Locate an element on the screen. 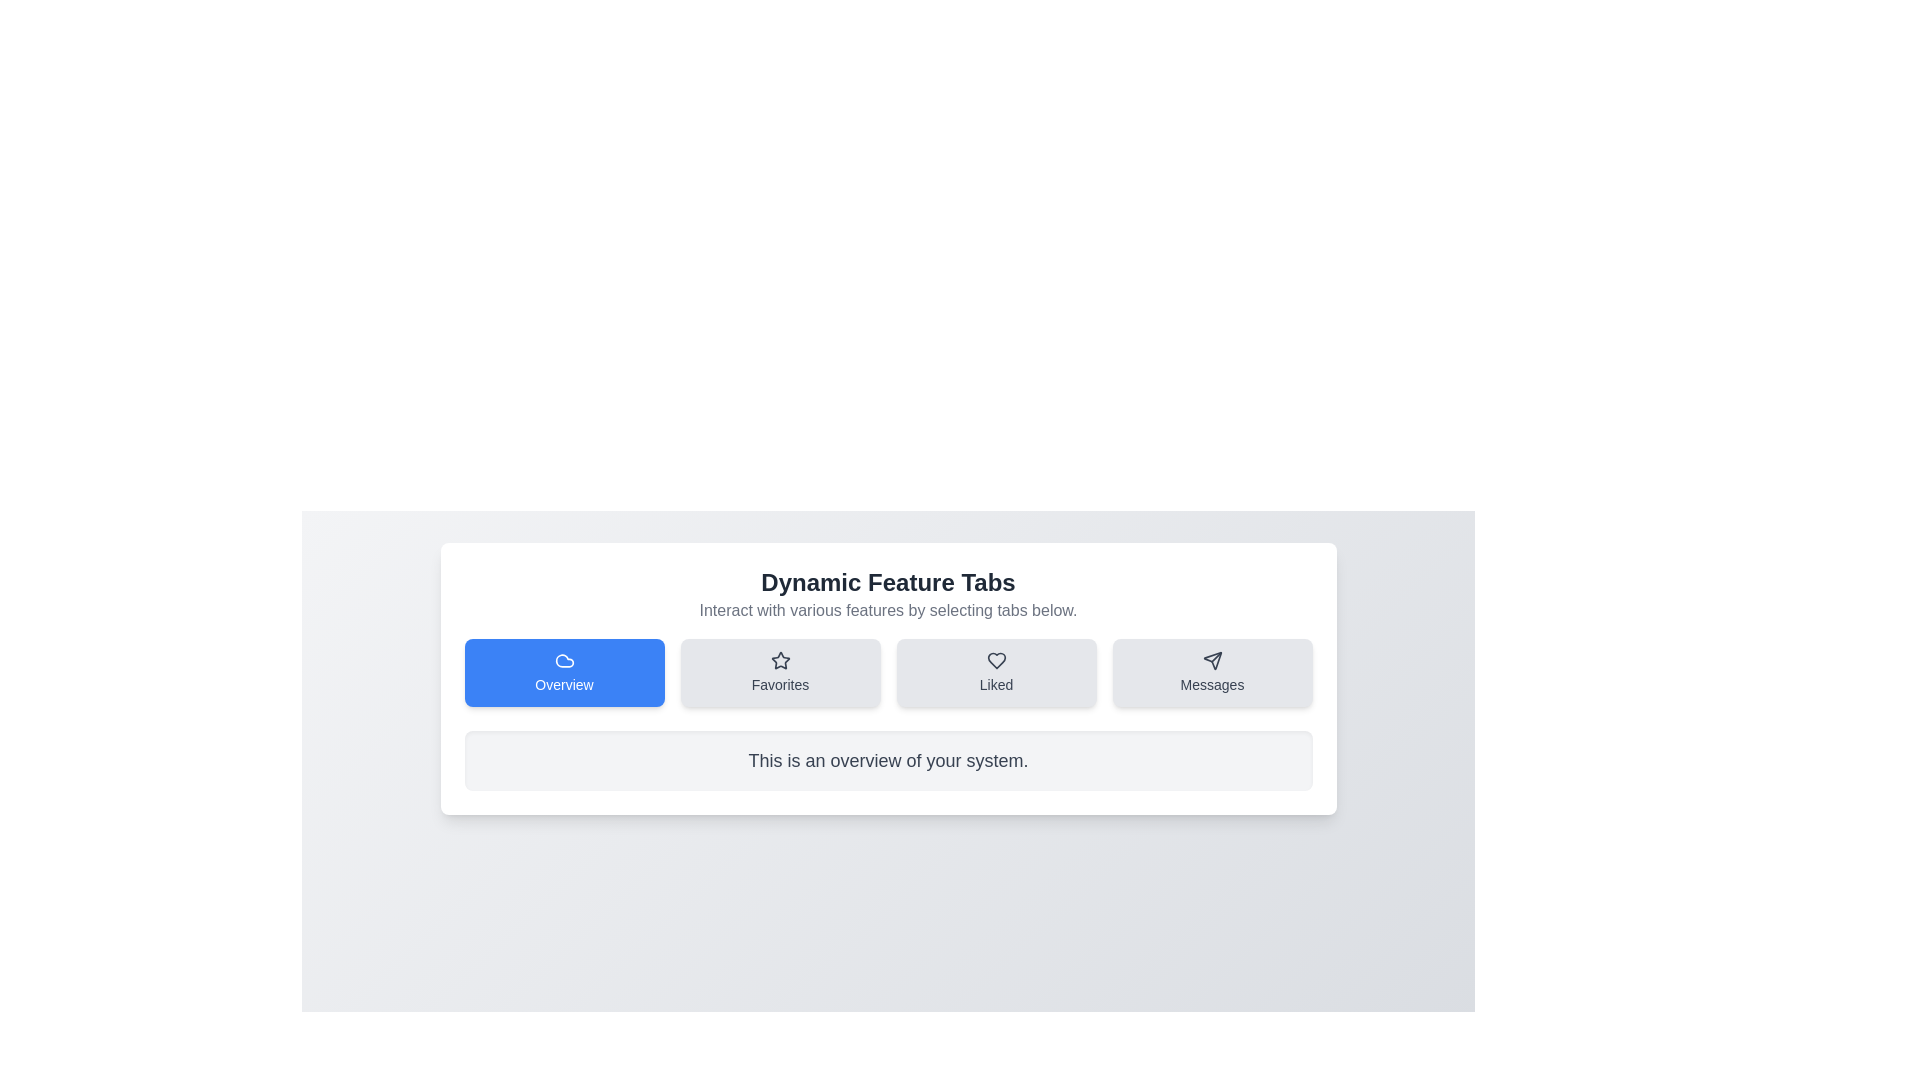 The height and width of the screenshot is (1080, 1920). the 'Favorites' text label that is styled with a smaller font size and located beneath the star icon within the 'Favorites' tab is located at coordinates (779, 684).